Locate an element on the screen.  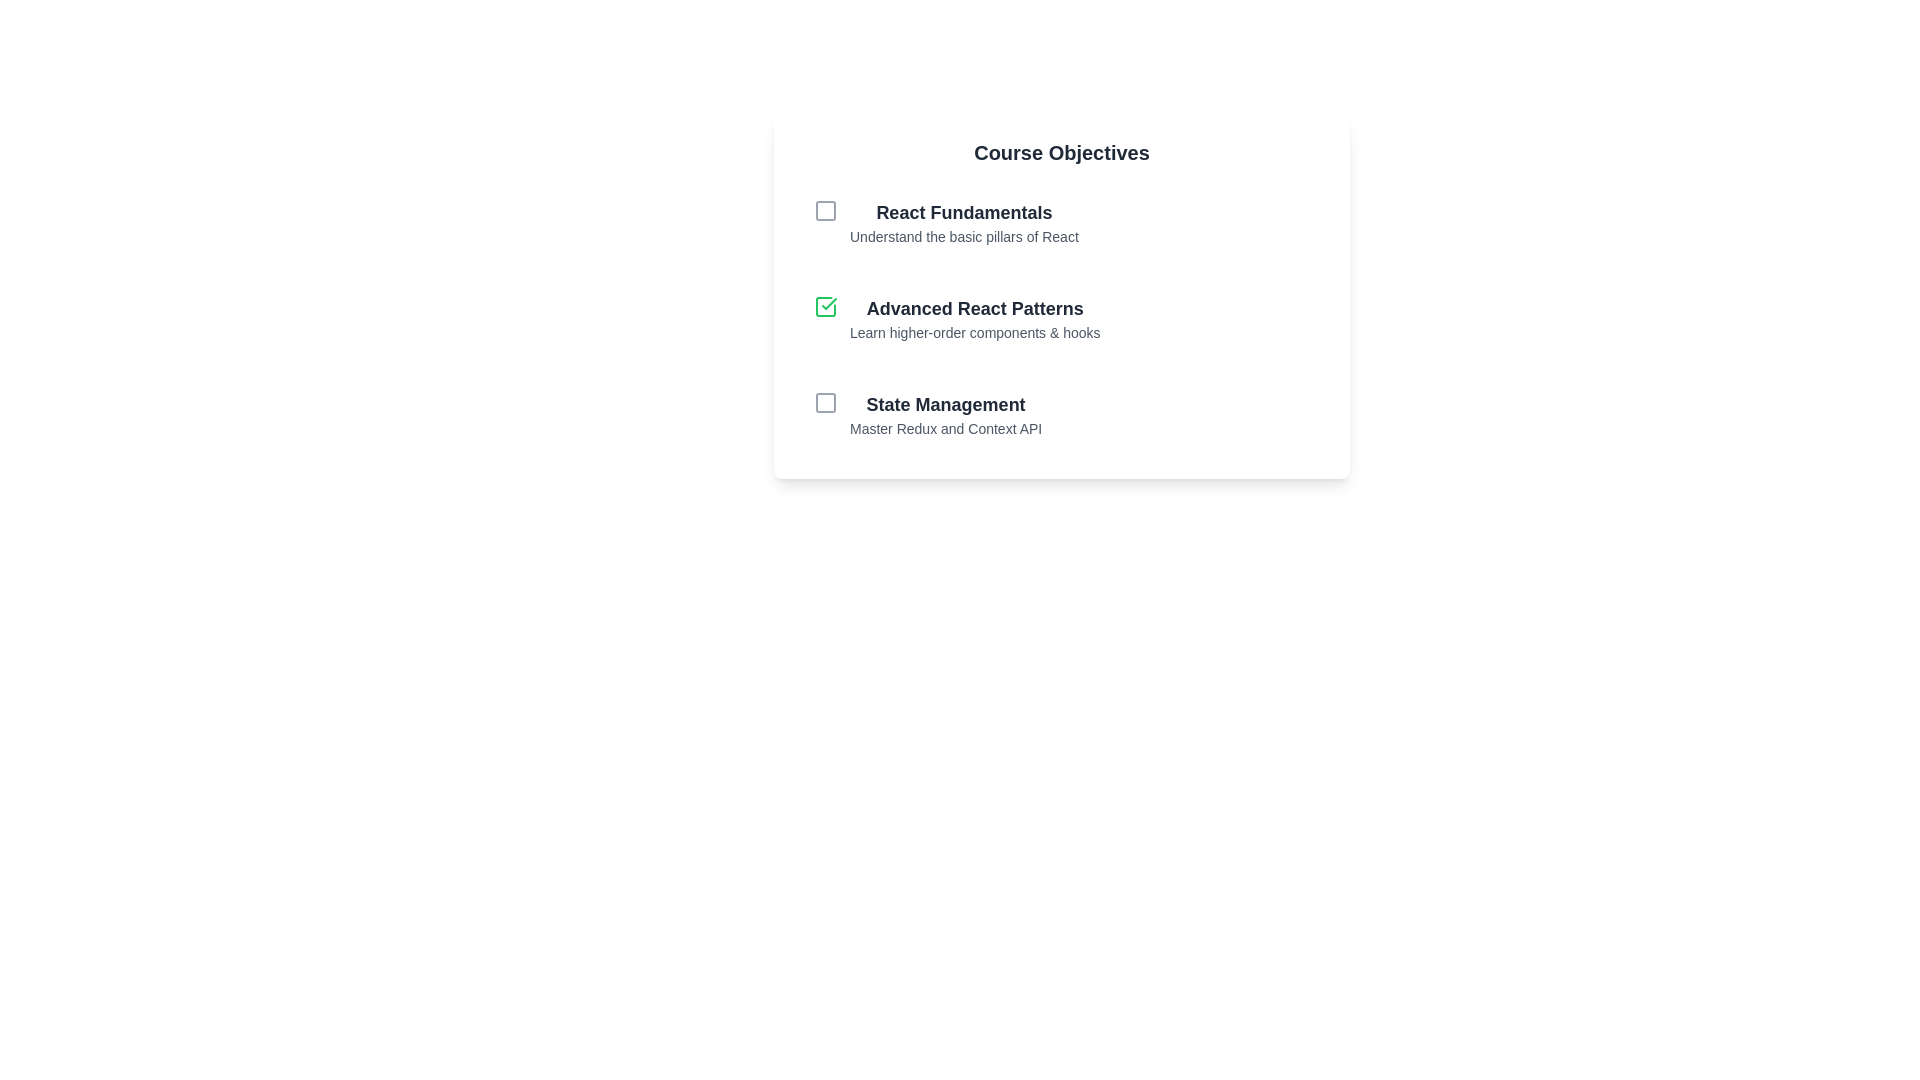
the checkbox for the item labeled React Fundamentals is located at coordinates (825, 211).